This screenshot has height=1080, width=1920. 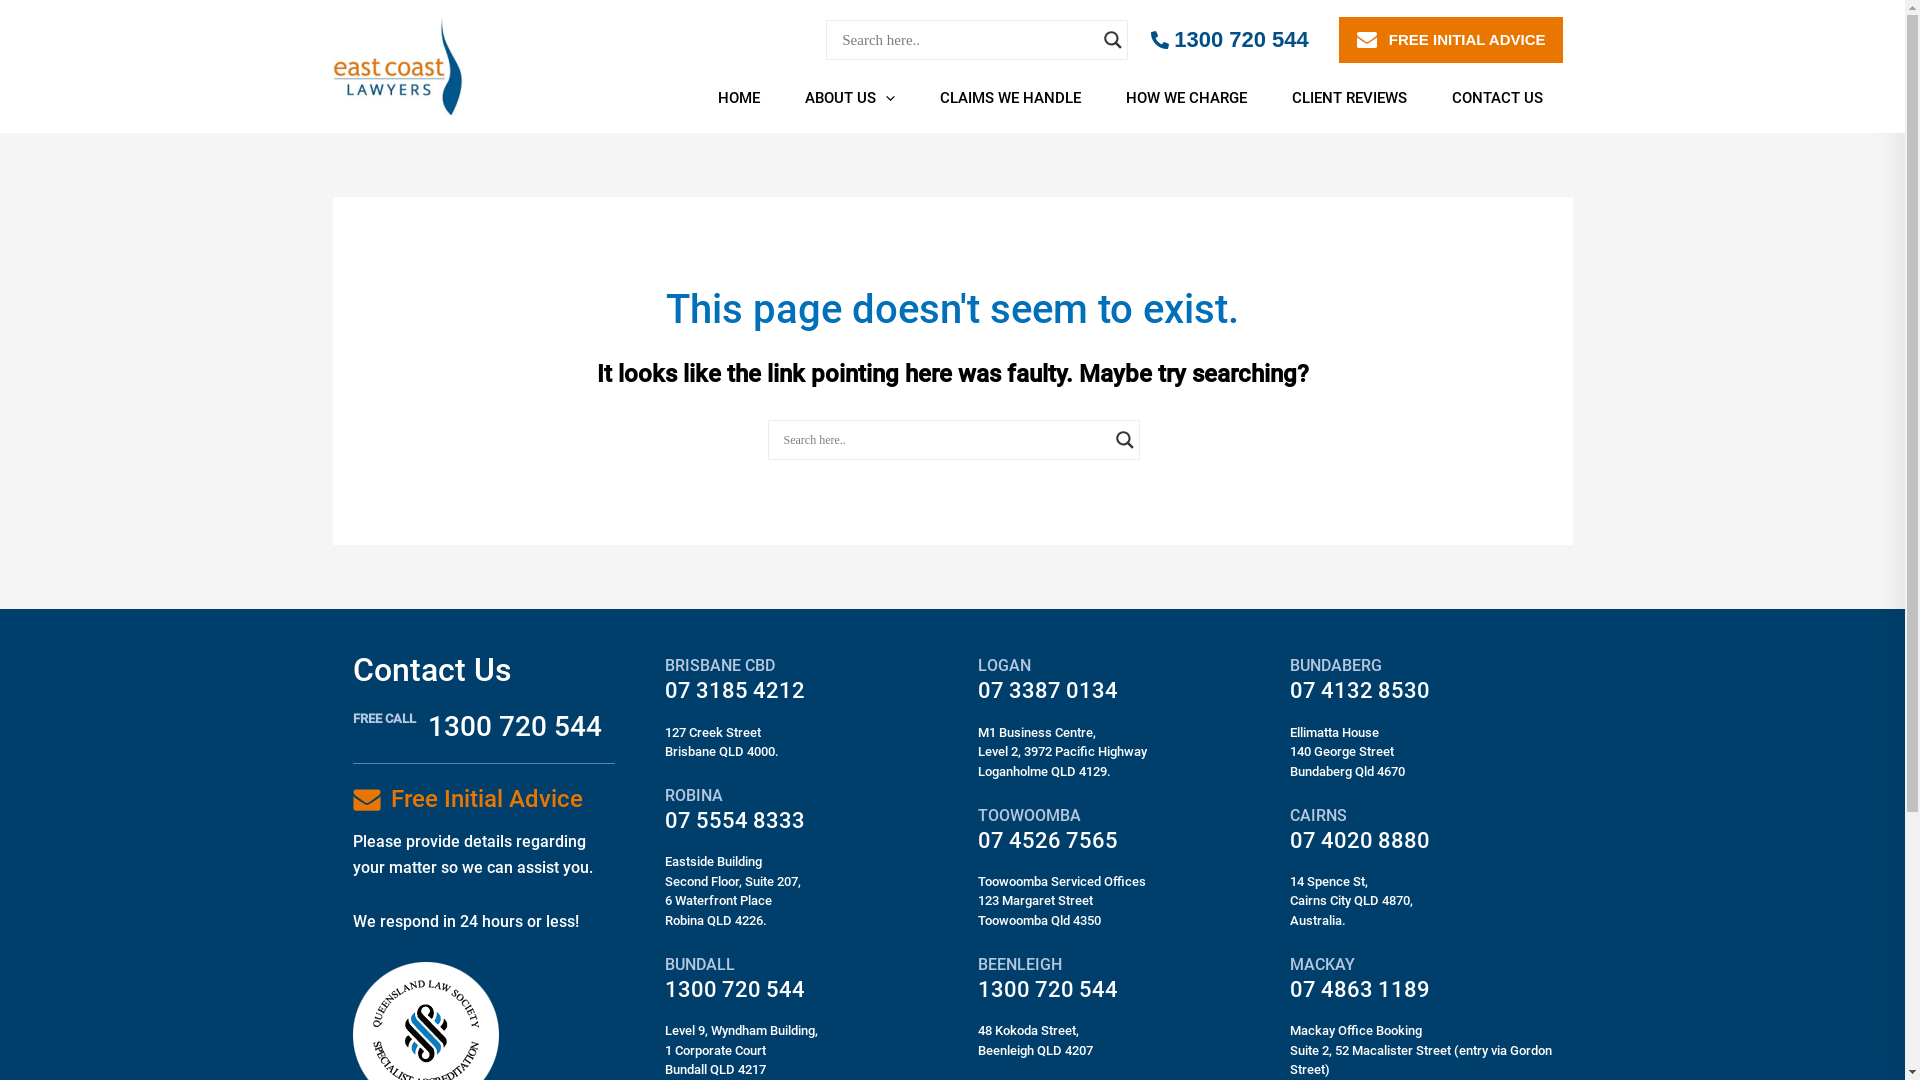 What do you see at coordinates (1359, 689) in the screenshot?
I see `'07 4132 8530'` at bounding box center [1359, 689].